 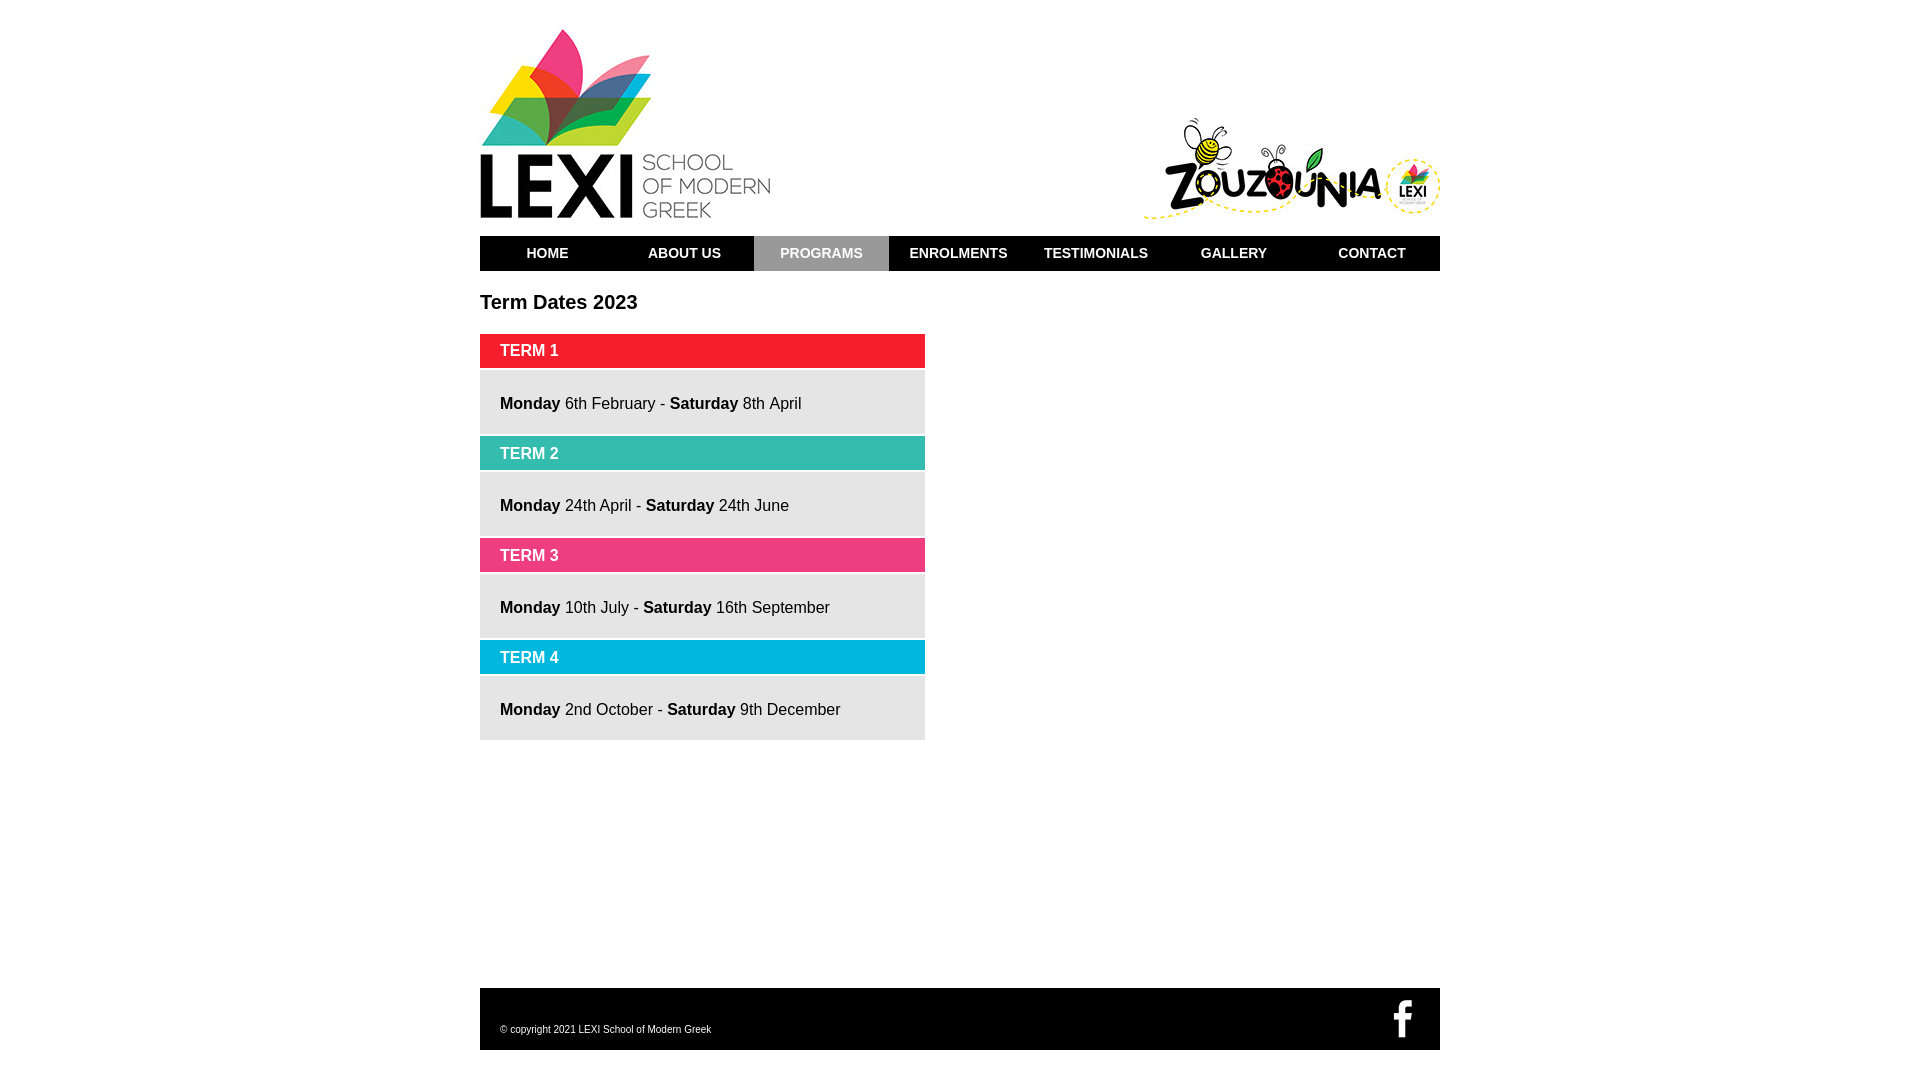 I want to click on 'ABOUT US', so click(x=684, y=252).